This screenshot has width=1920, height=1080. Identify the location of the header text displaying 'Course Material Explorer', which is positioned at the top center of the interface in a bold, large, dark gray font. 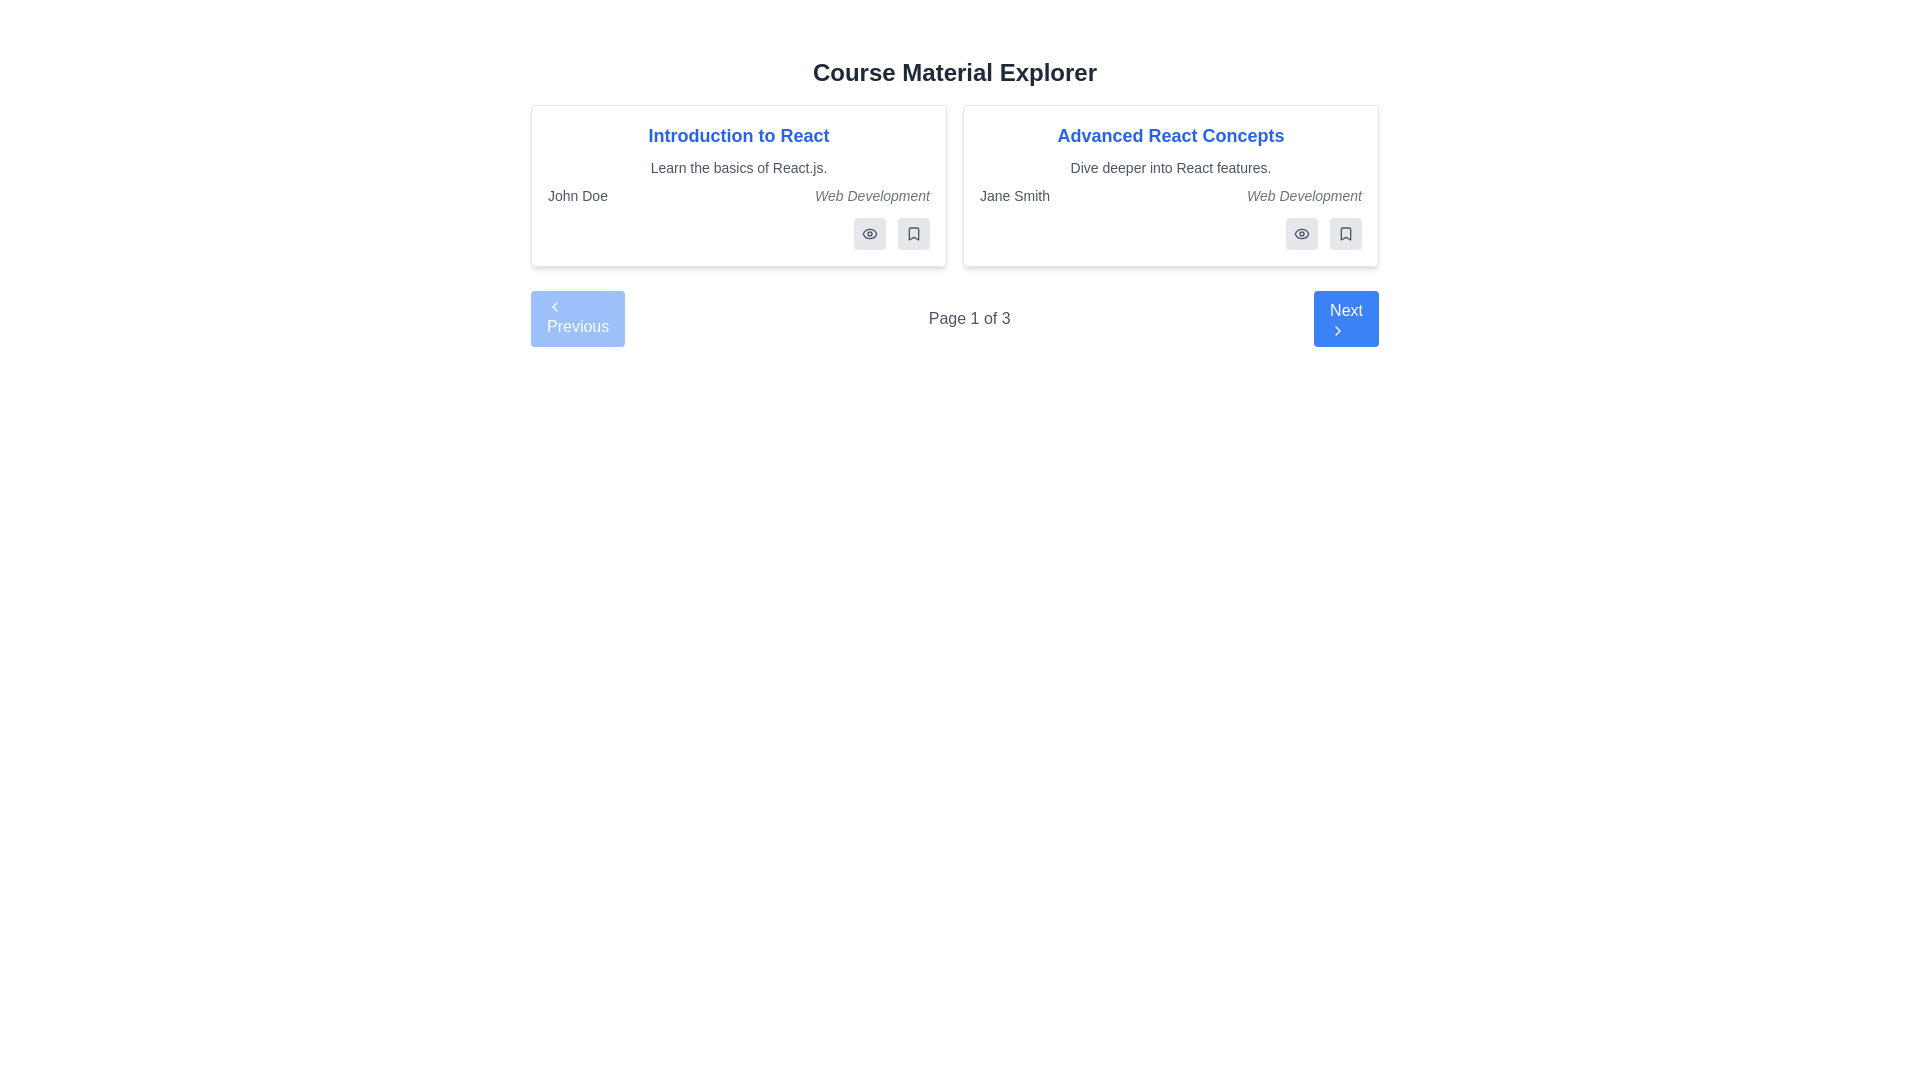
(954, 72).